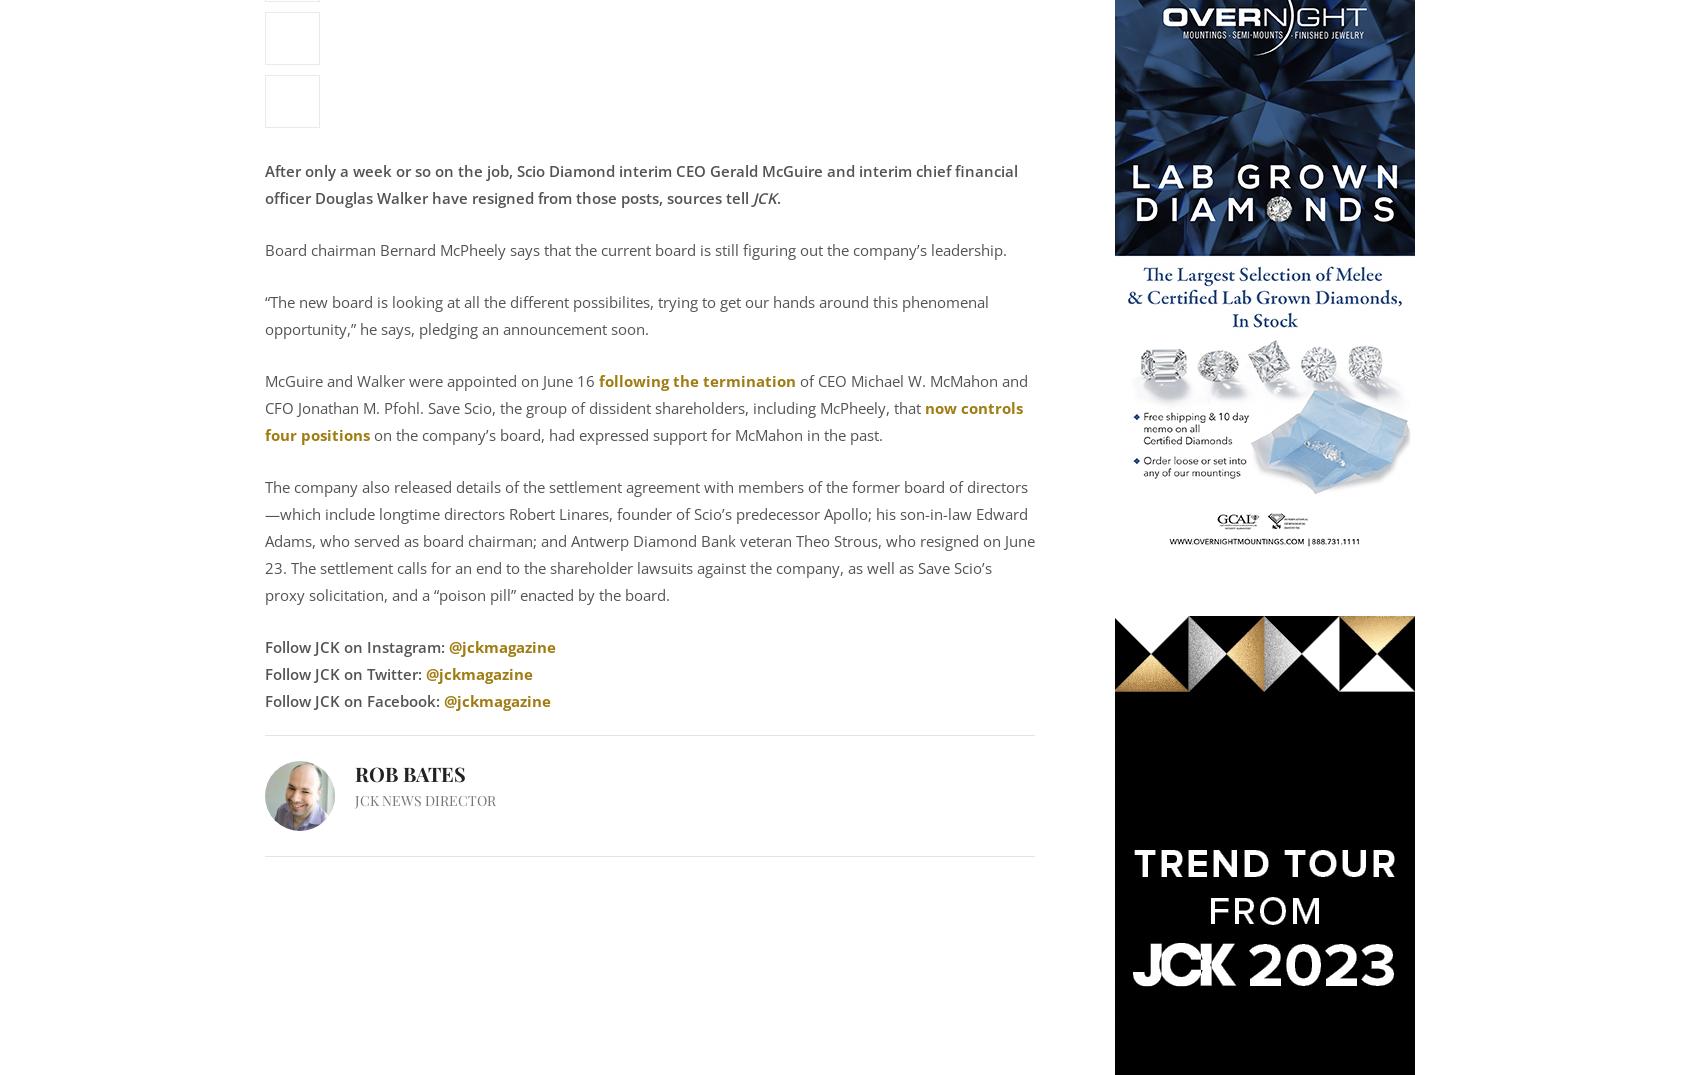 The width and height of the screenshot is (1700, 1075). Describe the element at coordinates (425, 798) in the screenshot. I see `'JCK News Director'` at that location.